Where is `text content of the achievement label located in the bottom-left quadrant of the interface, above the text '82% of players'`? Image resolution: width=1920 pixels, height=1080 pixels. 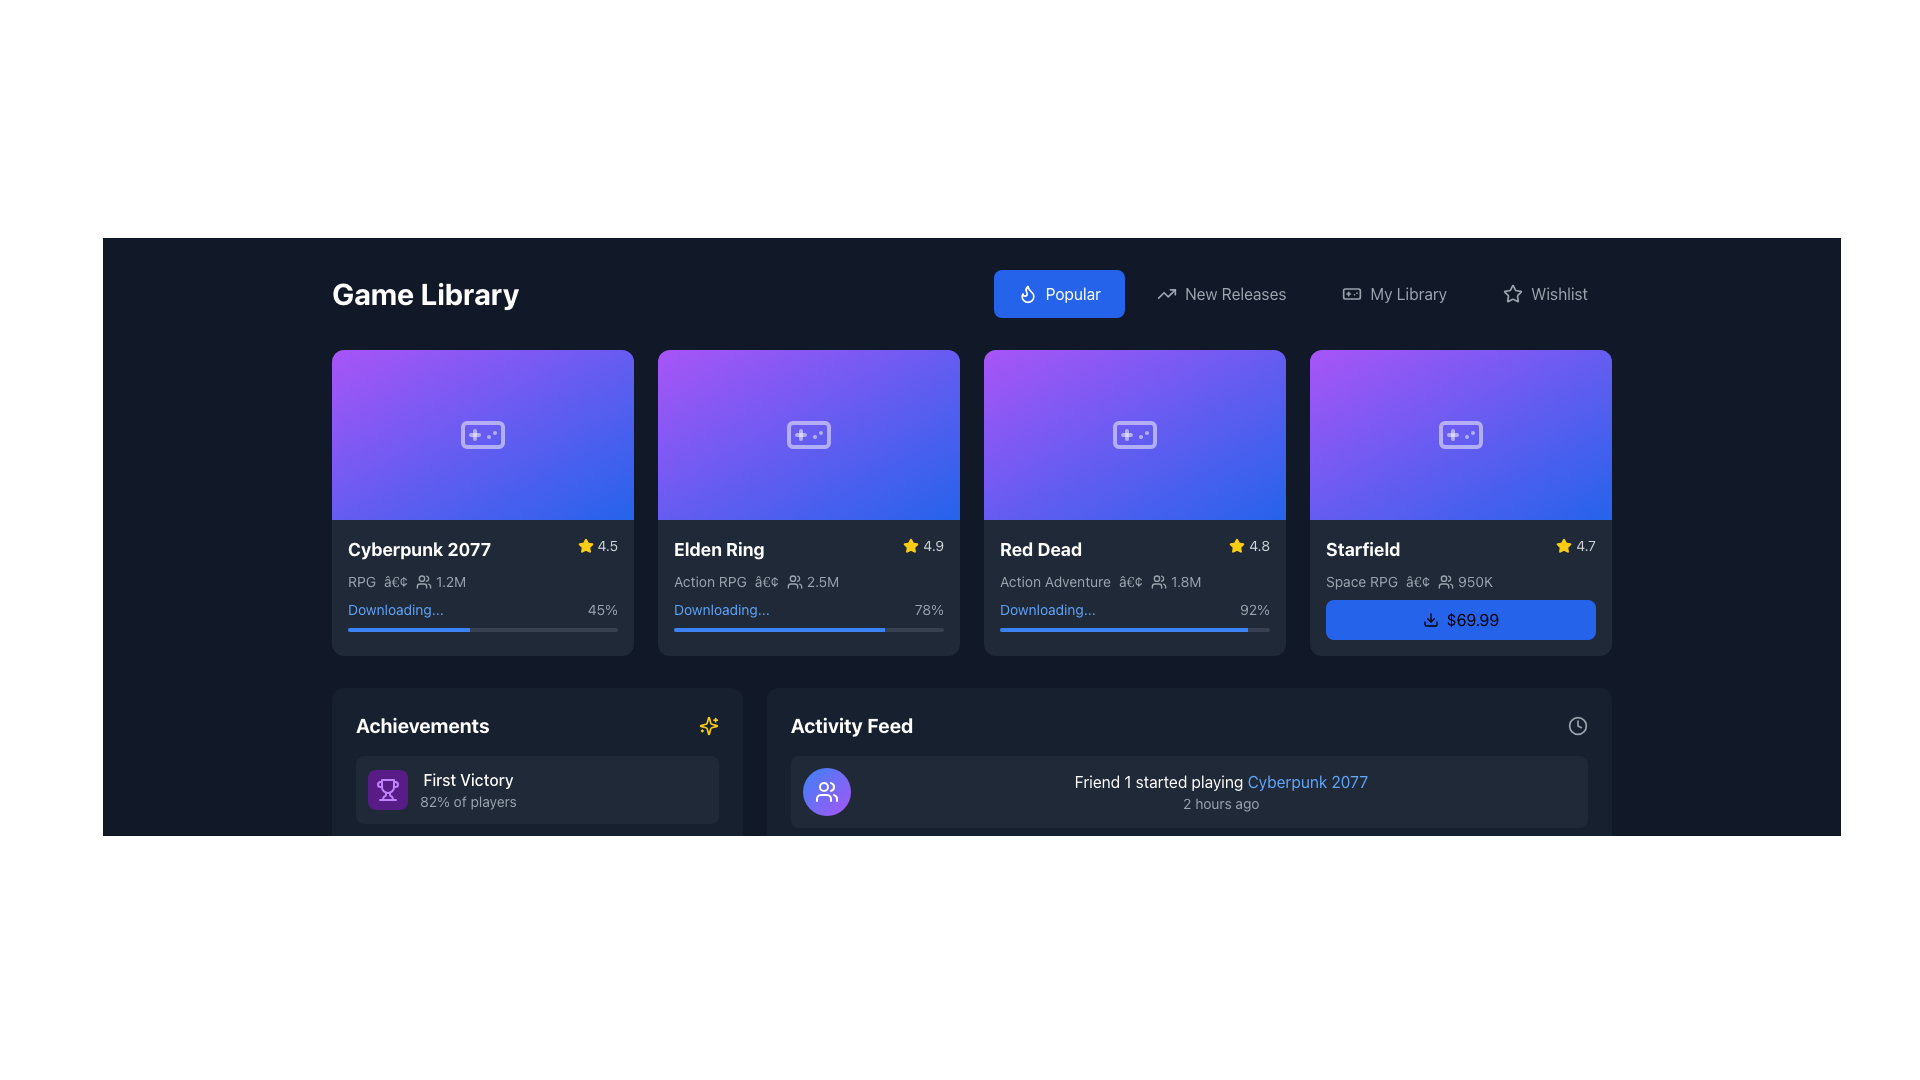
text content of the achievement label located in the bottom-left quadrant of the interface, above the text '82% of players' is located at coordinates (467, 778).